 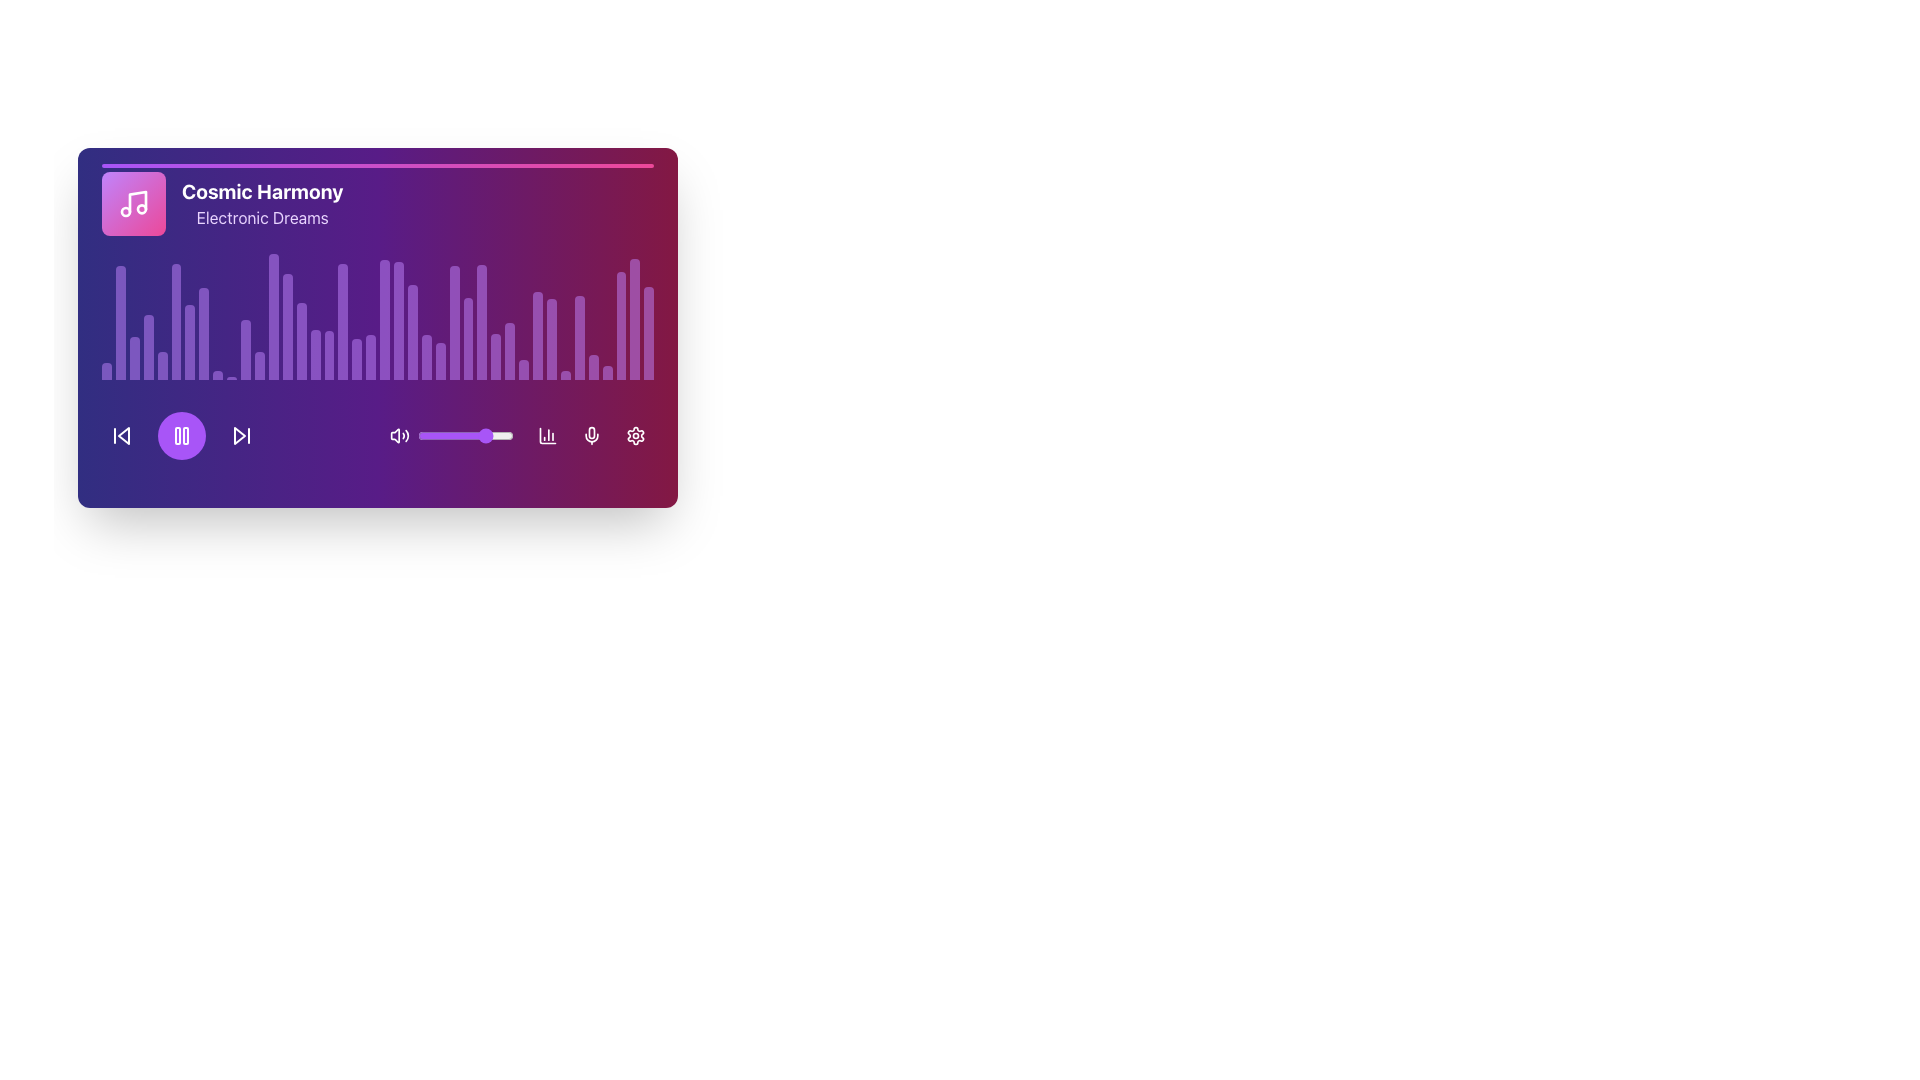 What do you see at coordinates (105, 371) in the screenshot?
I see `the first bar in the horizontally-aligned bar graph that visually represents a data value, located in the lower half of the interface` at bounding box center [105, 371].